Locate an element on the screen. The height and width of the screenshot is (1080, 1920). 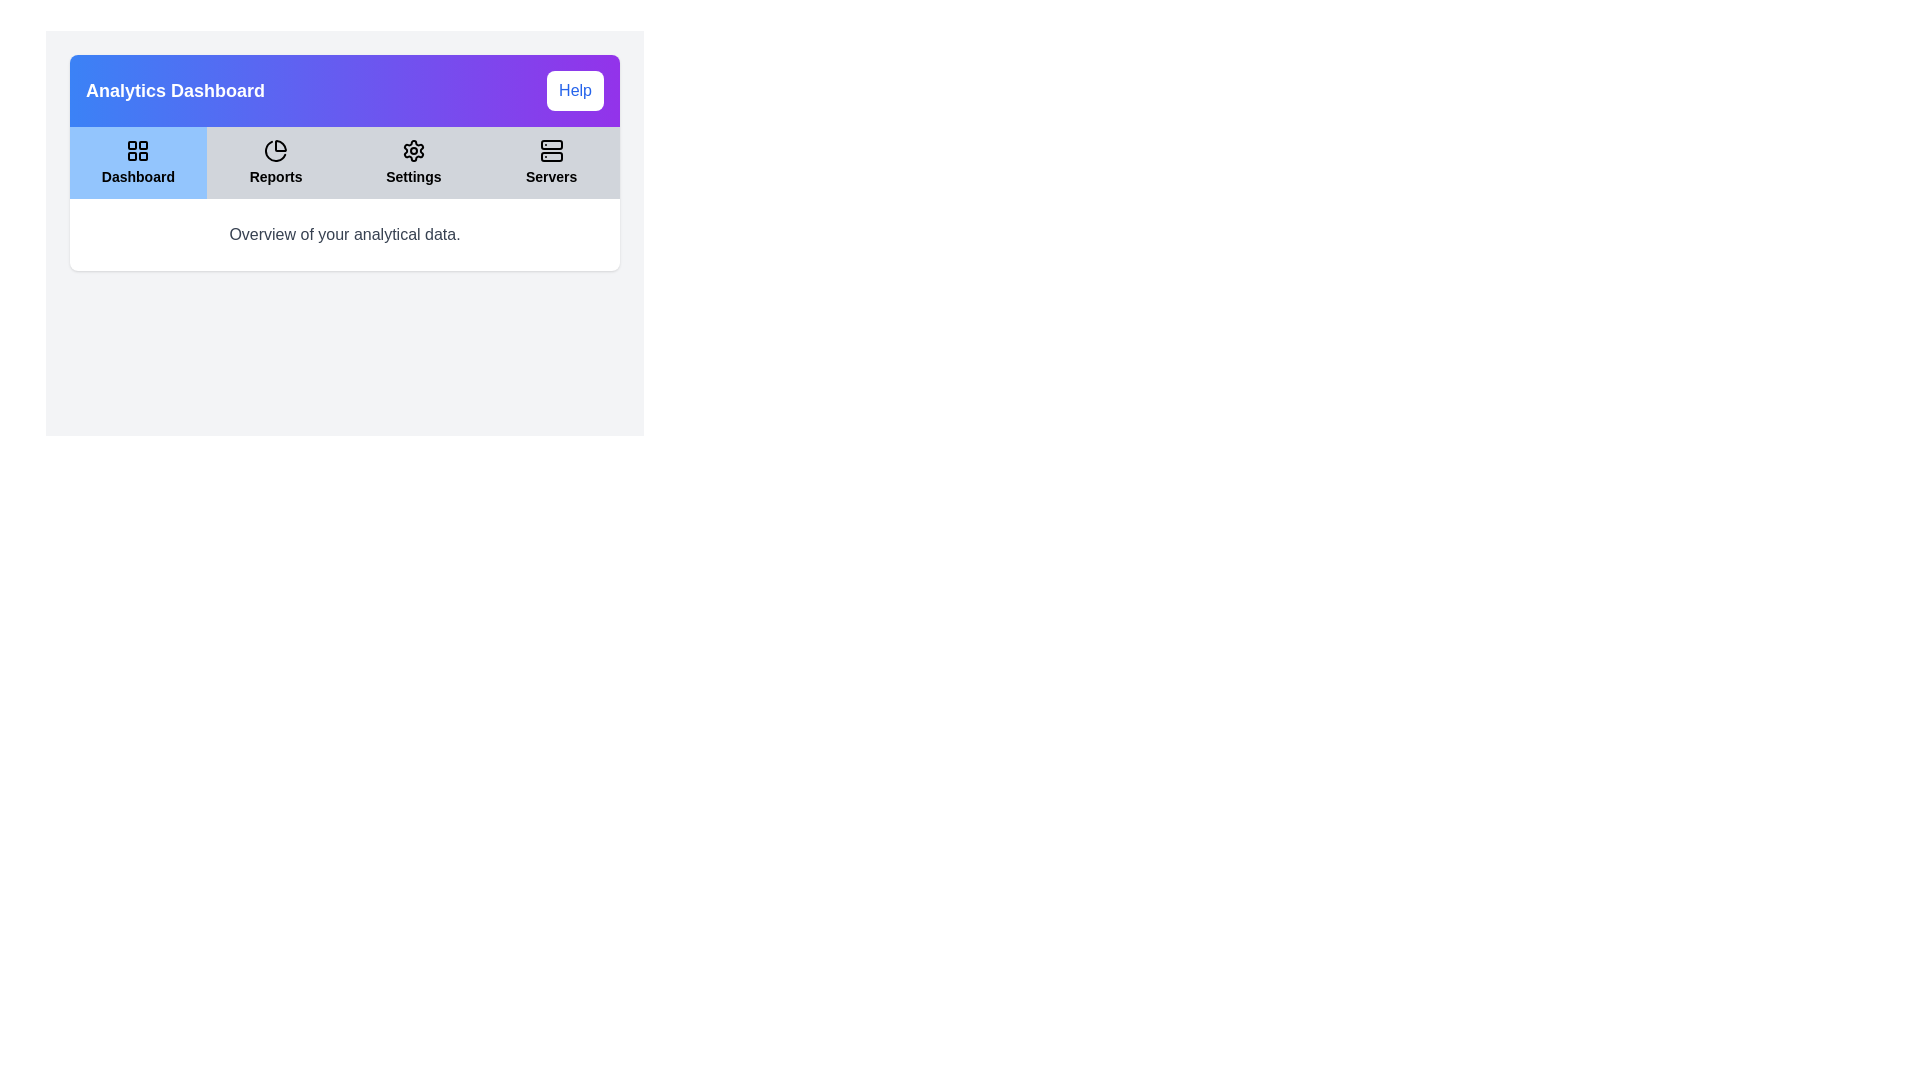
the 'Dashboard' text label is located at coordinates (137, 176).